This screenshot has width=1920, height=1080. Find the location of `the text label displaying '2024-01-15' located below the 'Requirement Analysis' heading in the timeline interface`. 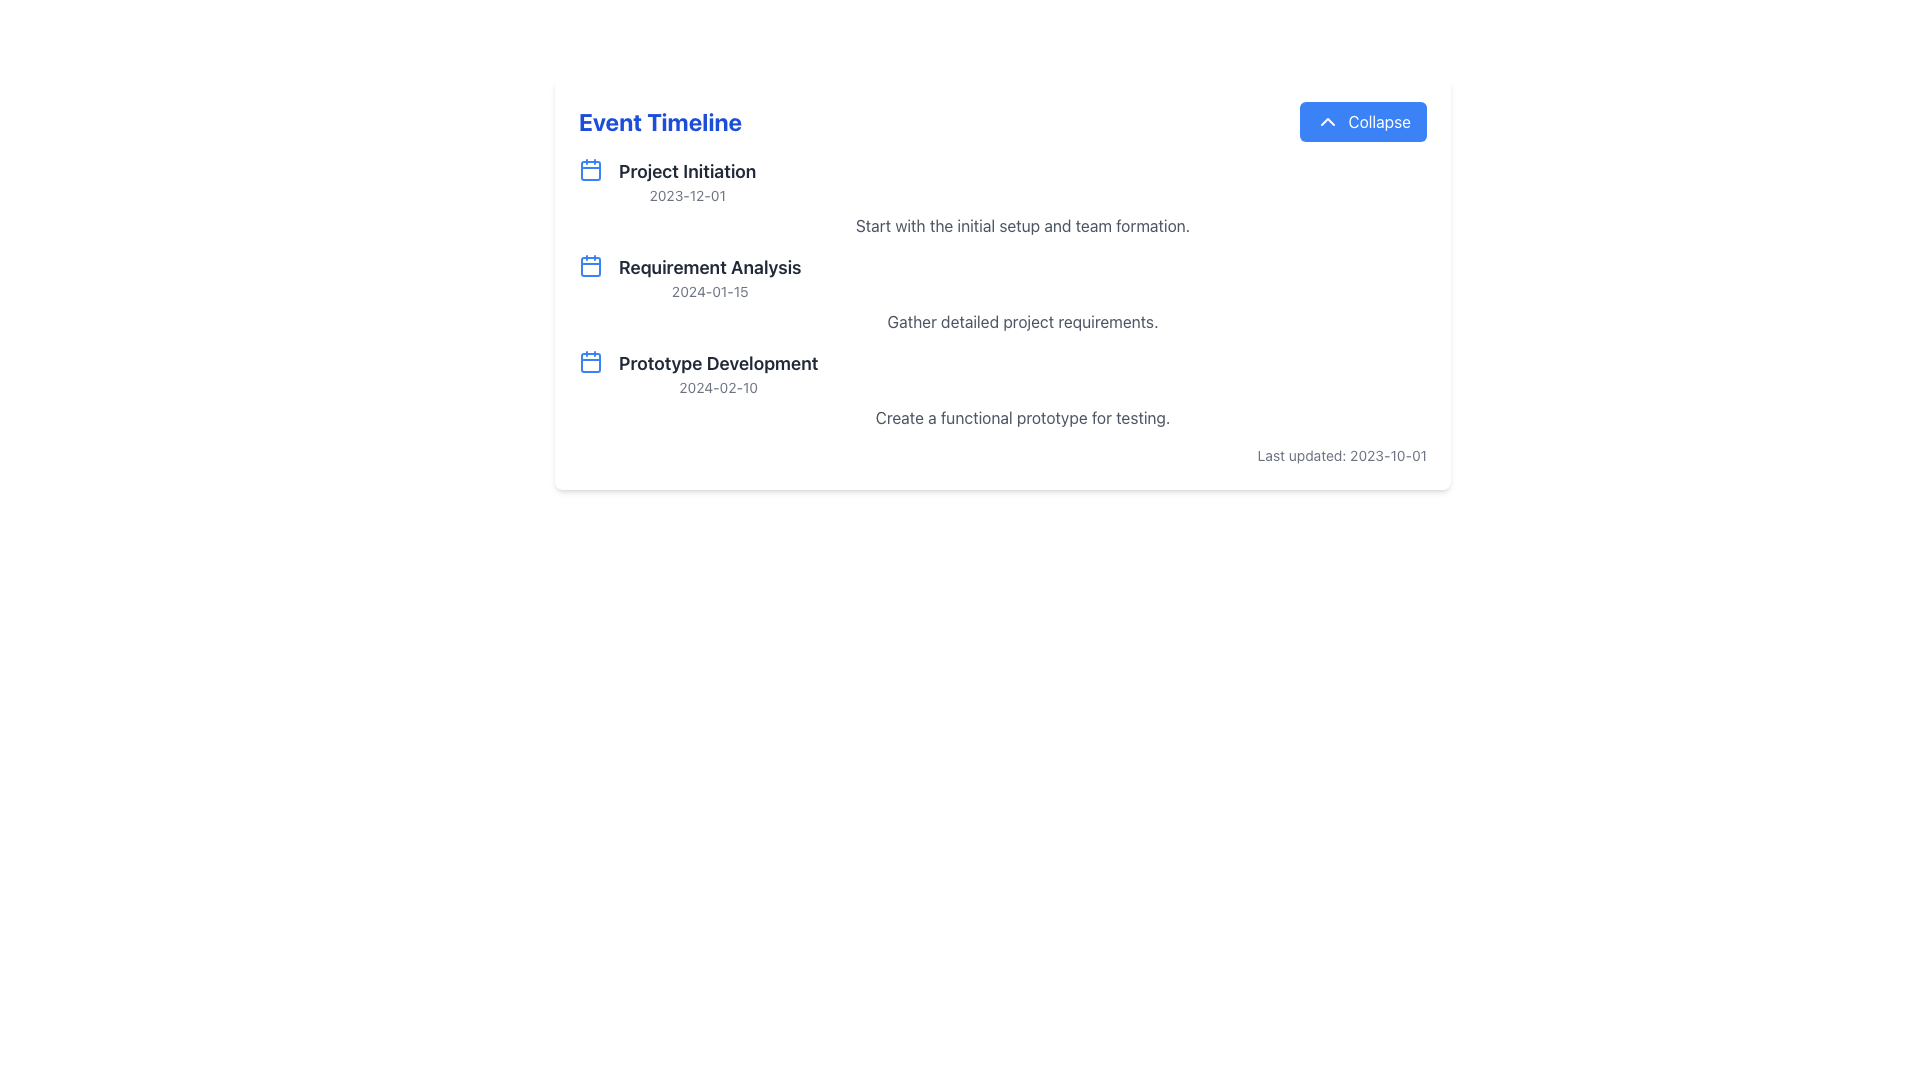

the text label displaying '2024-01-15' located below the 'Requirement Analysis' heading in the timeline interface is located at coordinates (710, 292).